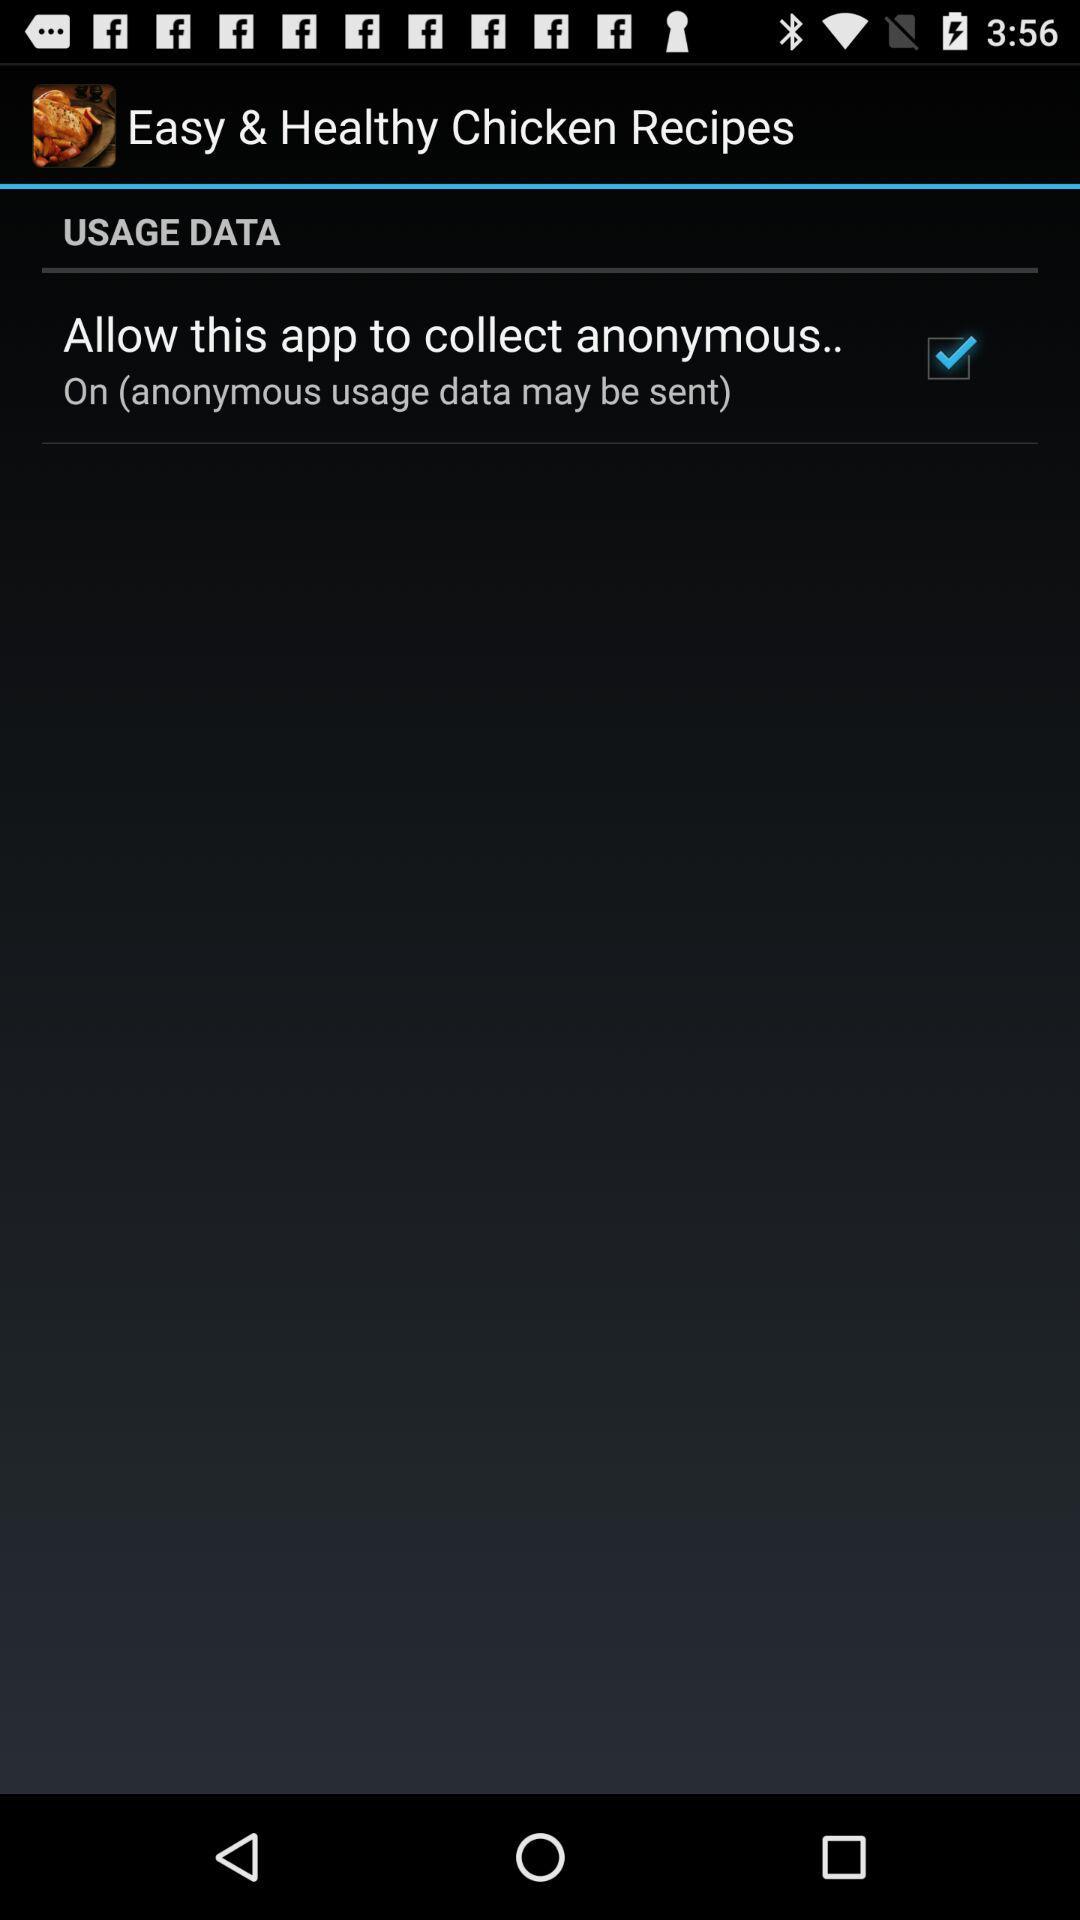  What do you see at coordinates (463, 333) in the screenshot?
I see `app above on anonymous usage icon` at bounding box center [463, 333].